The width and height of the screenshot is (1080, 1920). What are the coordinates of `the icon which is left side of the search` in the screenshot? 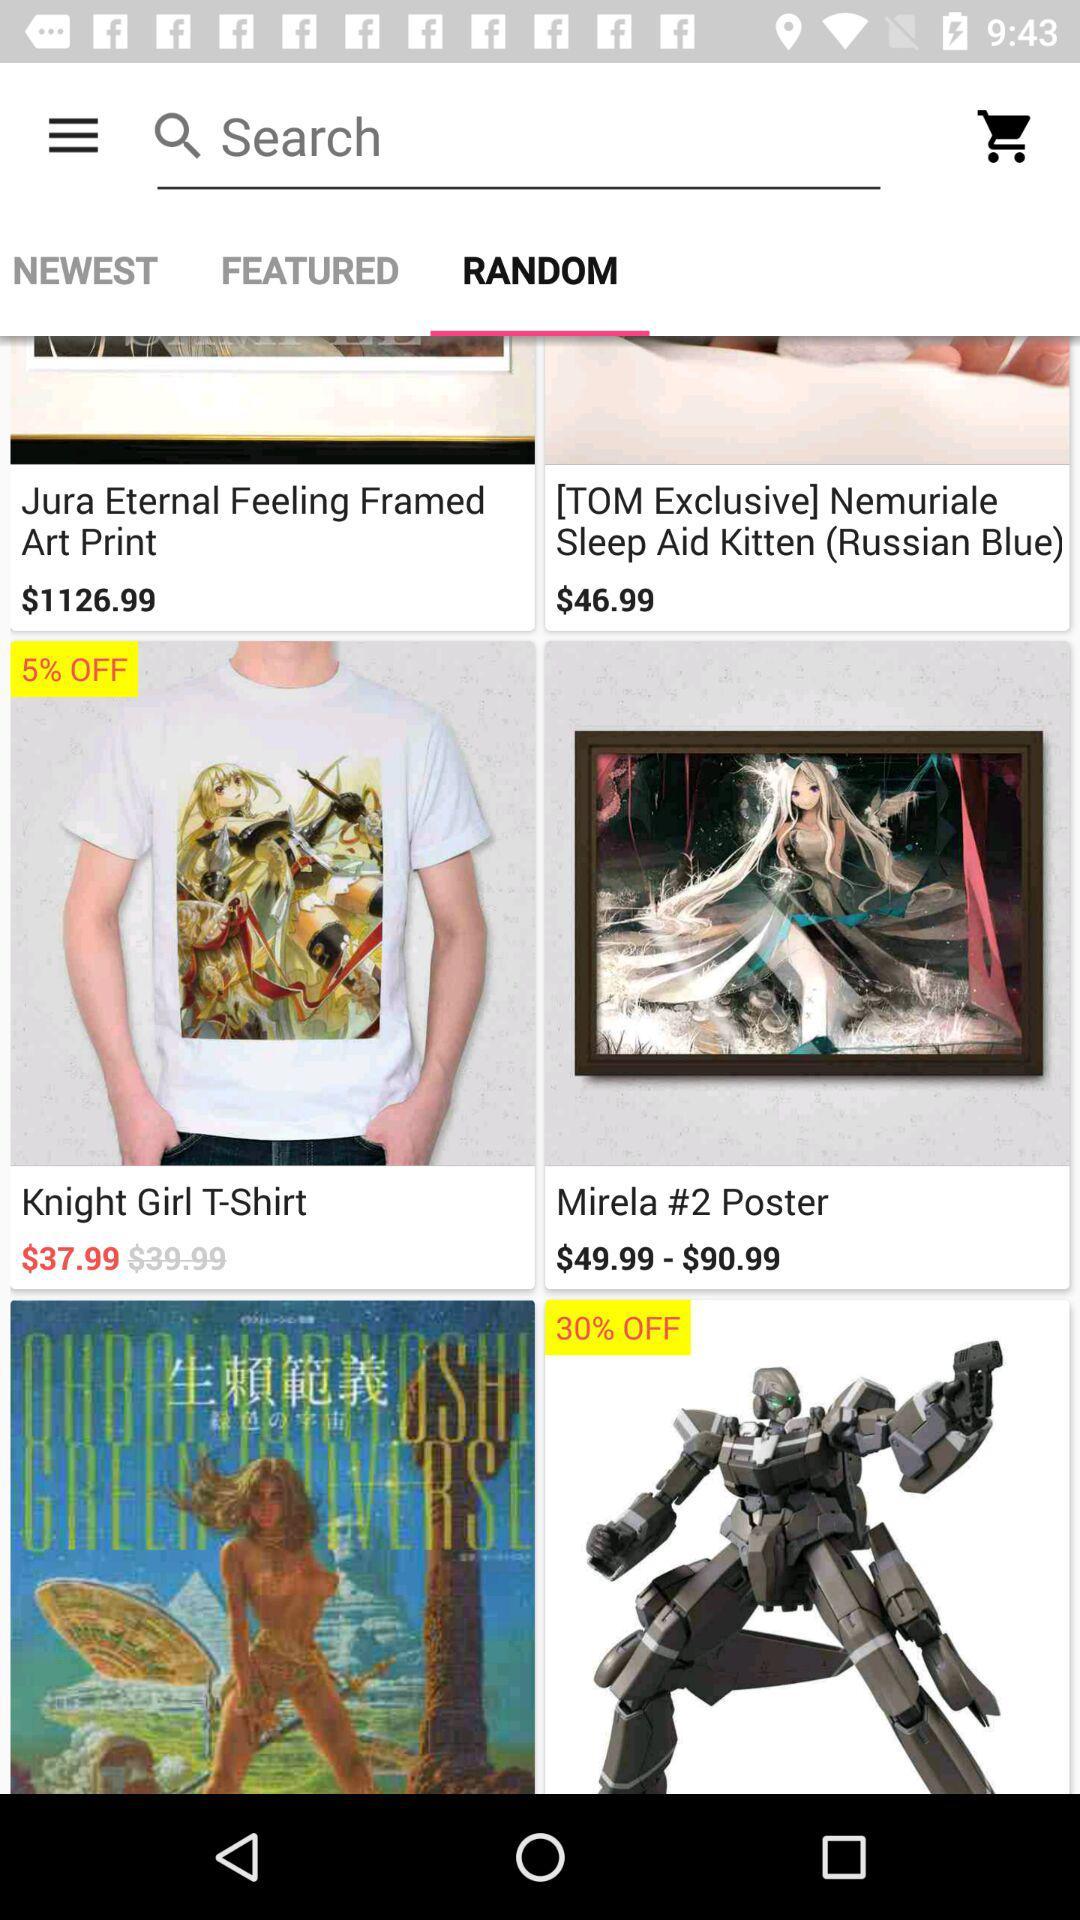 It's located at (177, 135).